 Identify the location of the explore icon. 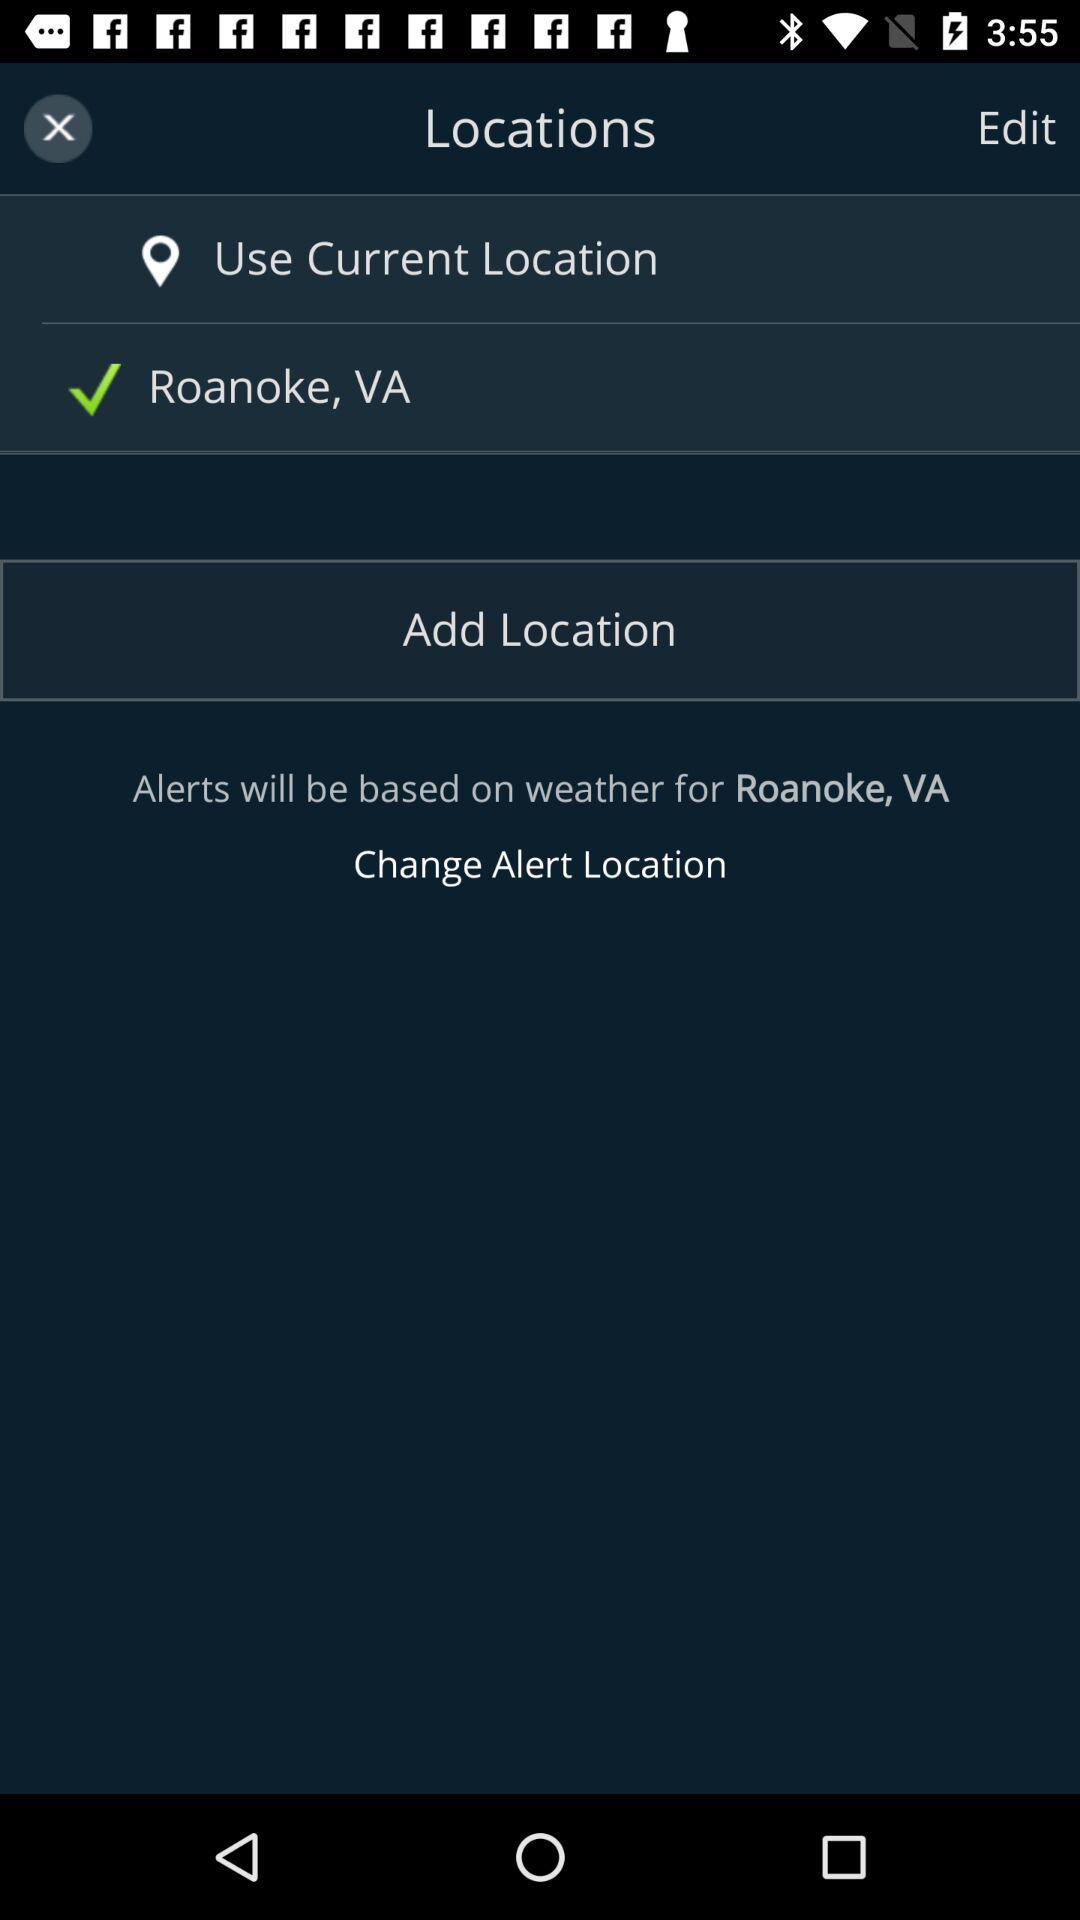
(131, 240).